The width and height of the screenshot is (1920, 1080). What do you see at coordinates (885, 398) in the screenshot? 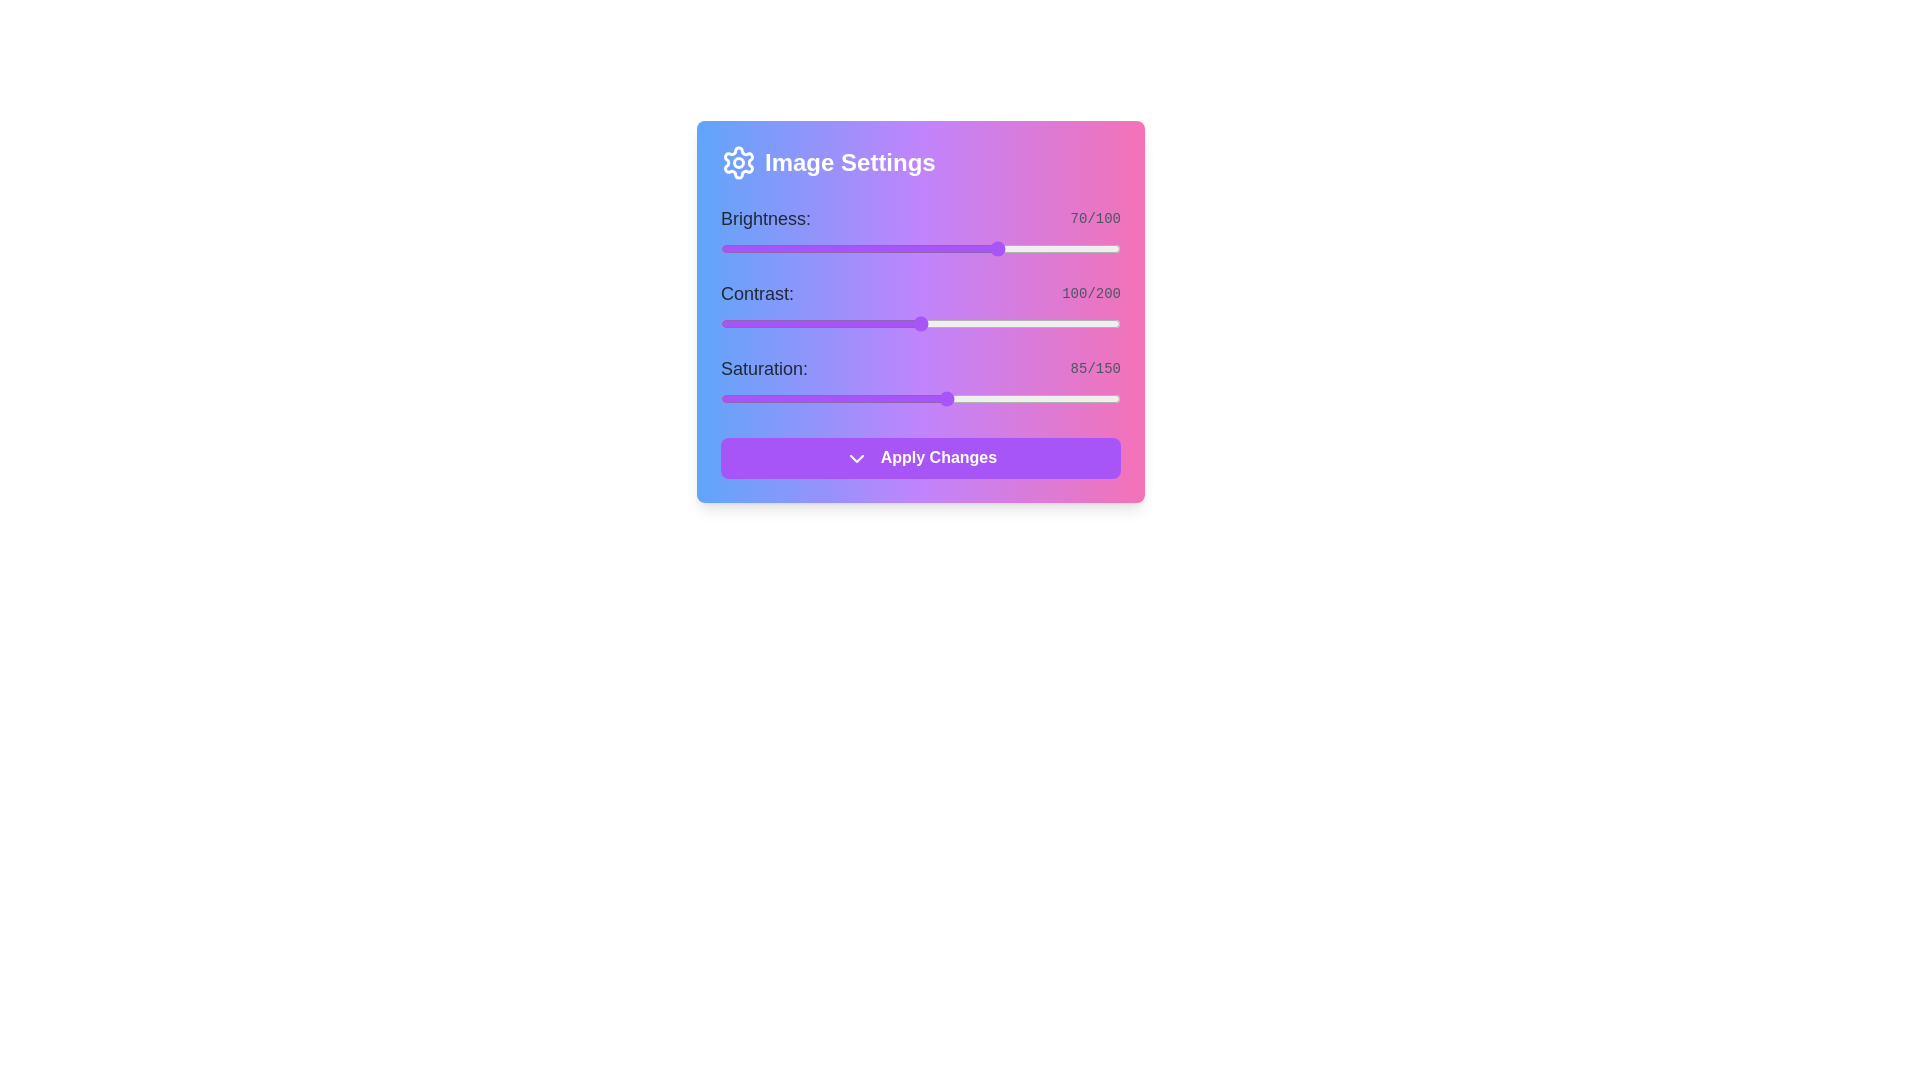
I see `the saturation slider to 62 level` at bounding box center [885, 398].